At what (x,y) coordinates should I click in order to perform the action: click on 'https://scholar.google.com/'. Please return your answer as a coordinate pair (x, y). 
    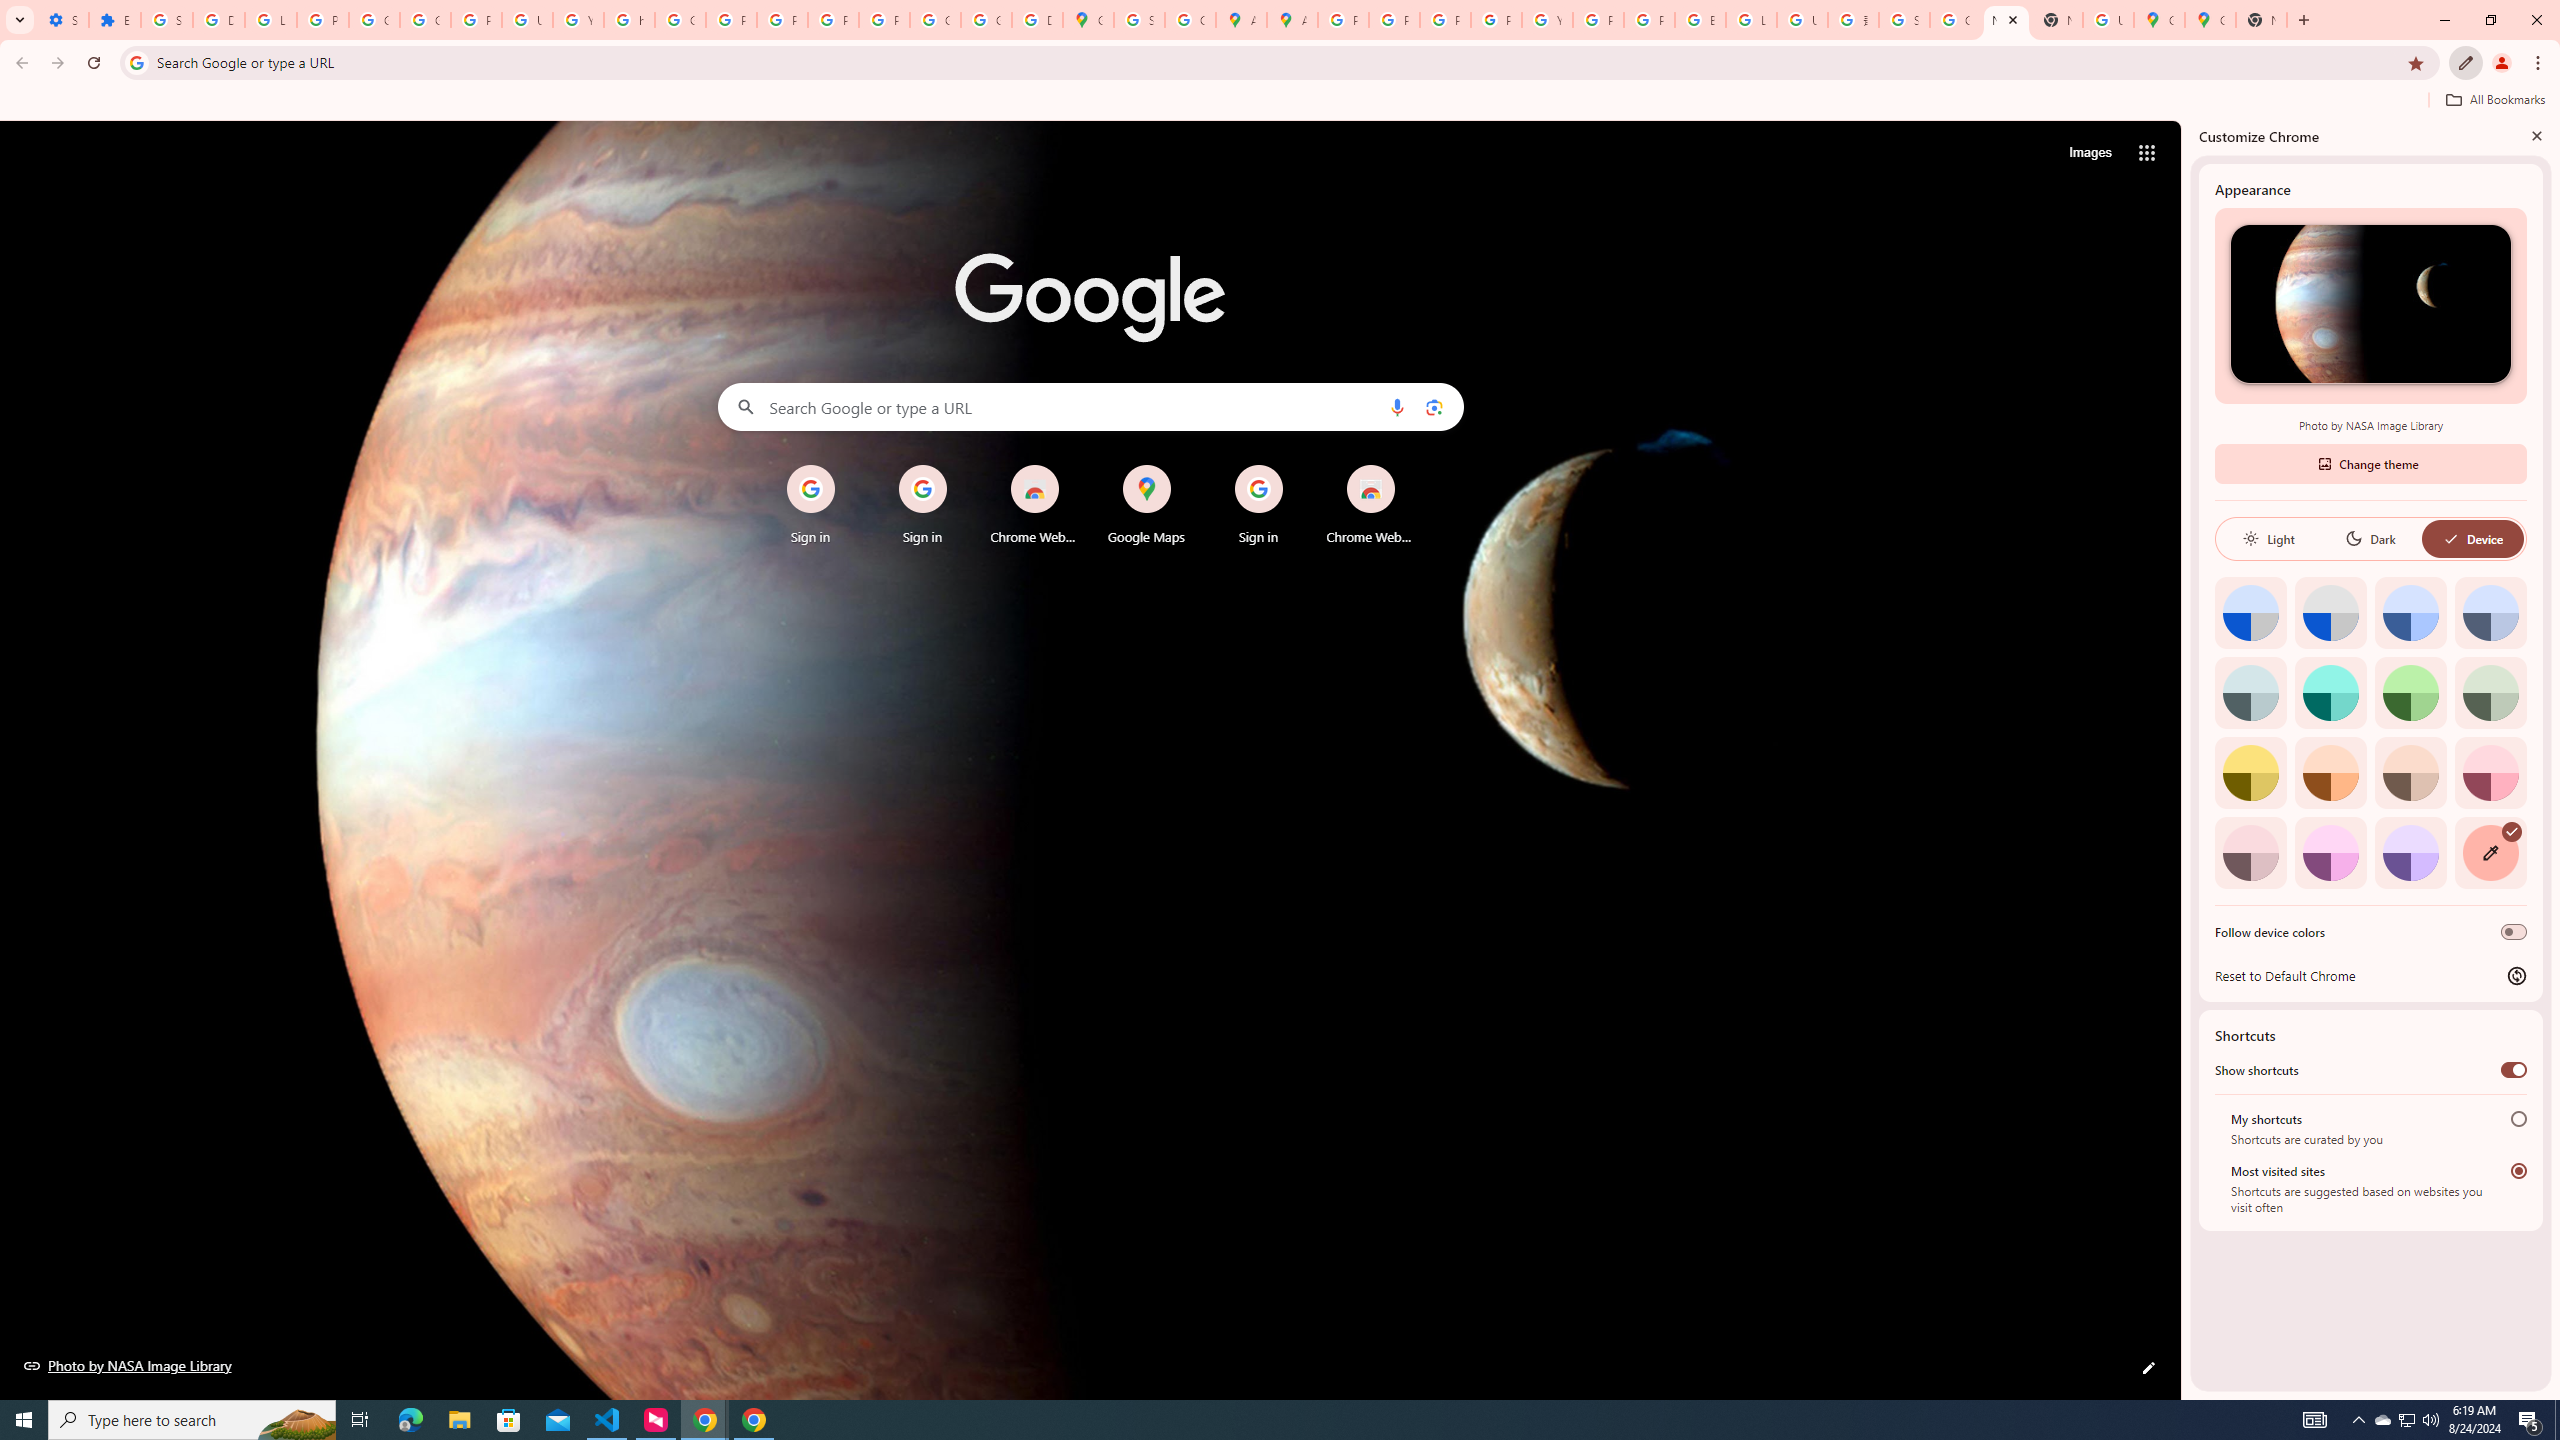
    Looking at the image, I should click on (627, 19).